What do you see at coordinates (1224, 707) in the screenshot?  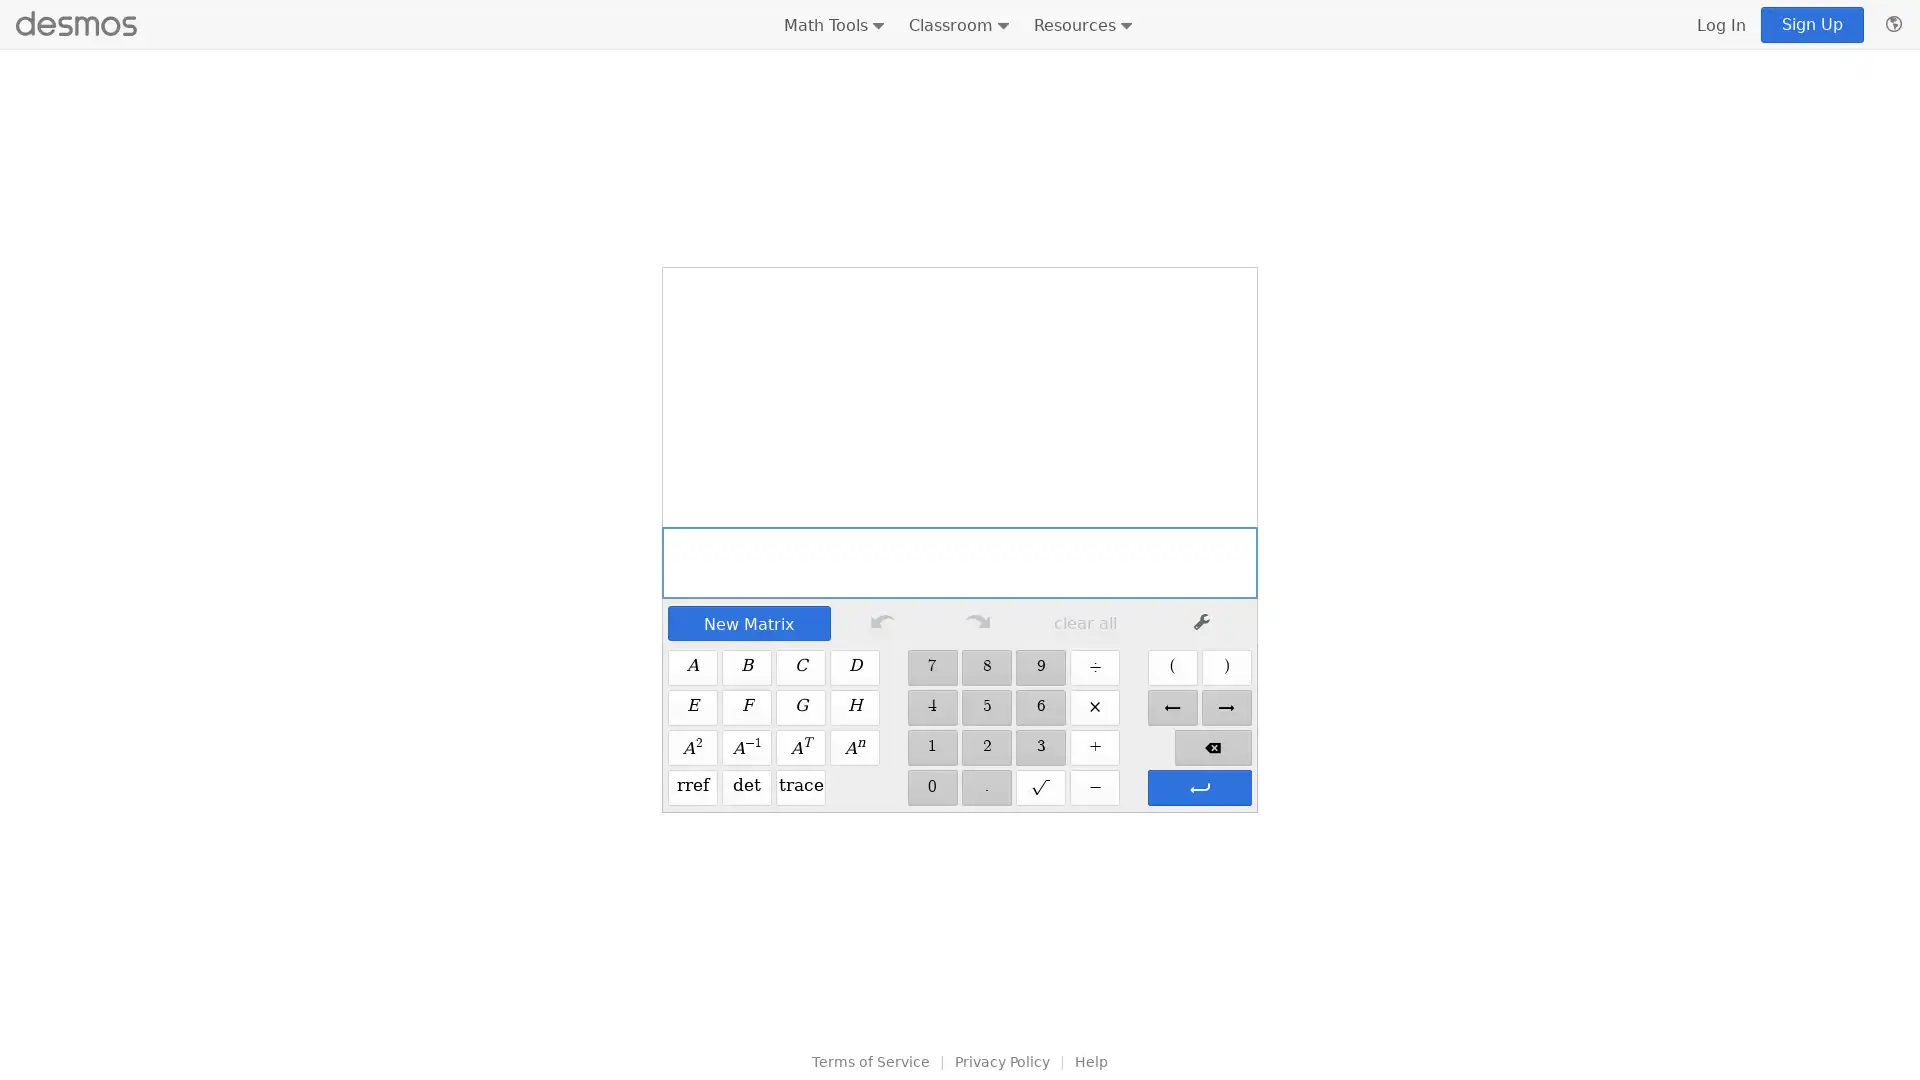 I see `Right Arrow` at bounding box center [1224, 707].